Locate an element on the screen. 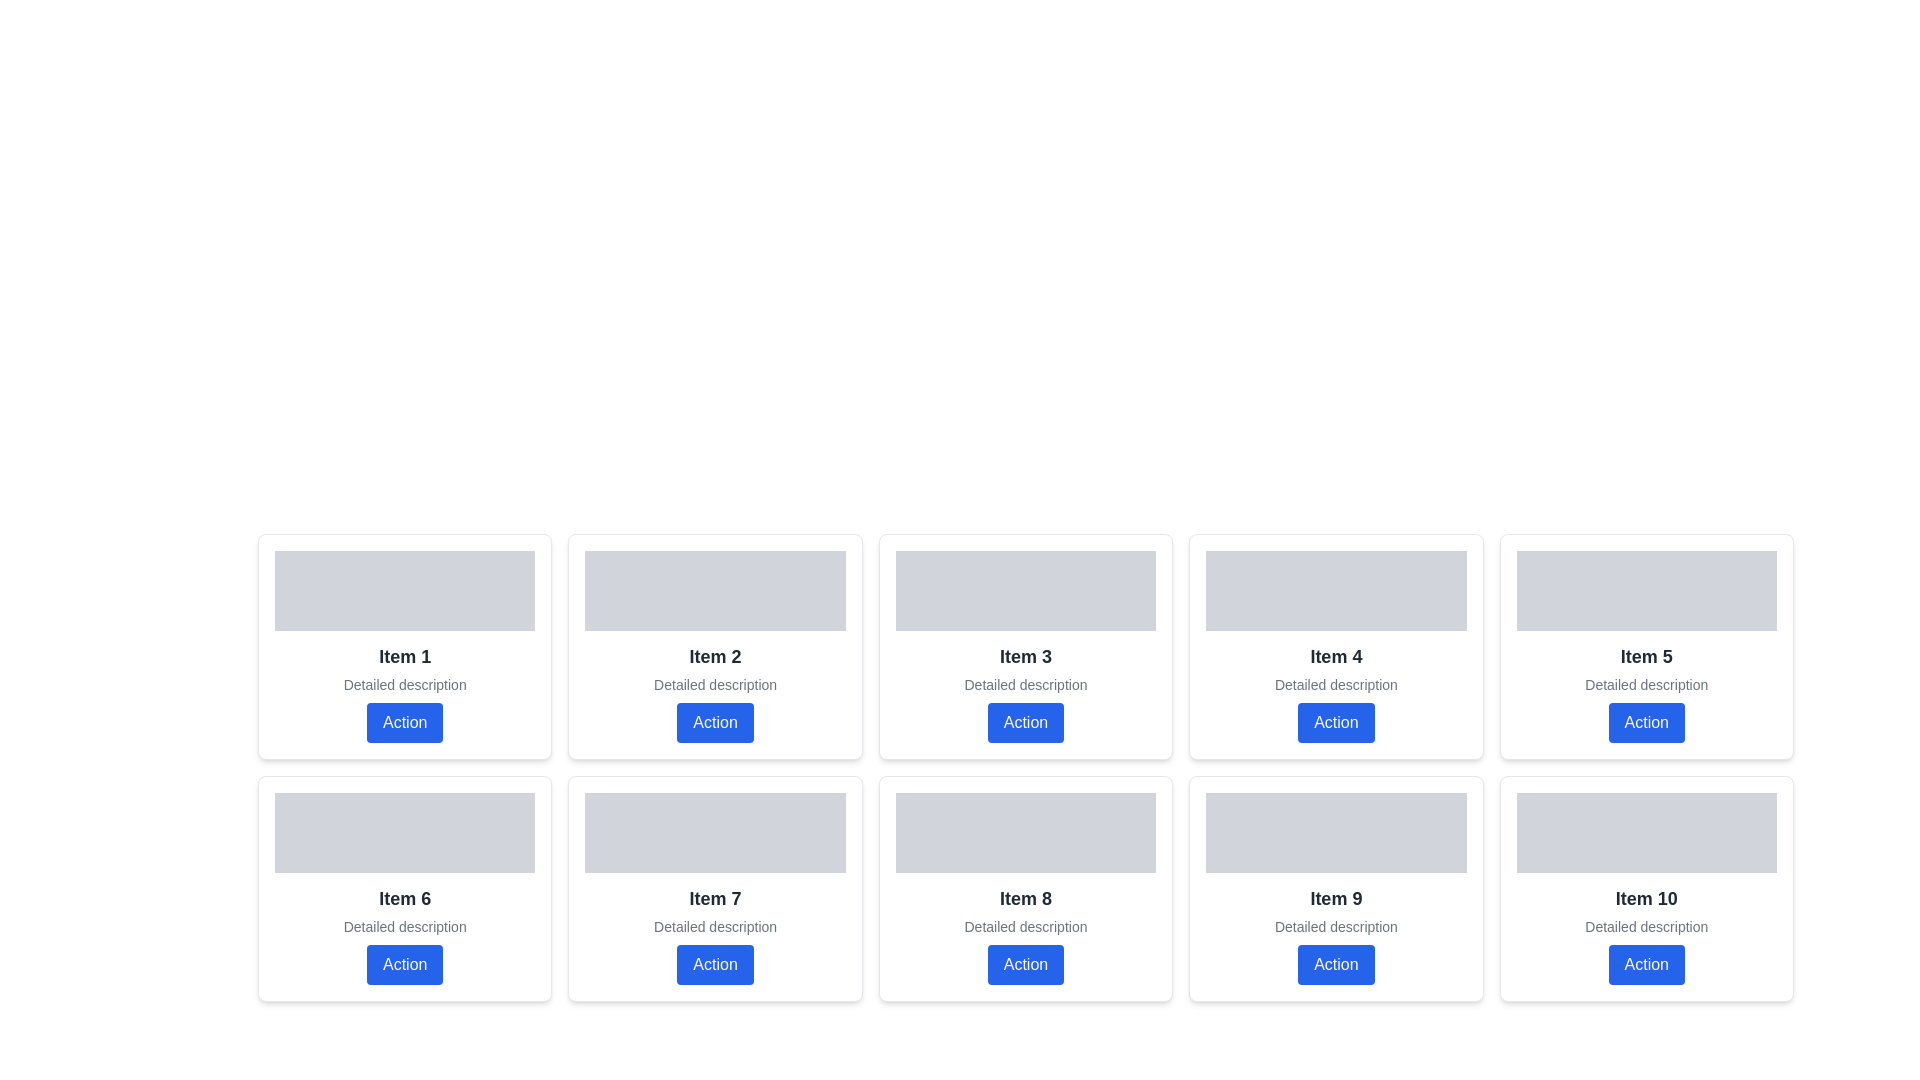 Image resolution: width=1920 pixels, height=1080 pixels. the rectangular gray Placeholder or Display Area located at the top of the card labeled 'Item 10' is located at coordinates (1646, 833).